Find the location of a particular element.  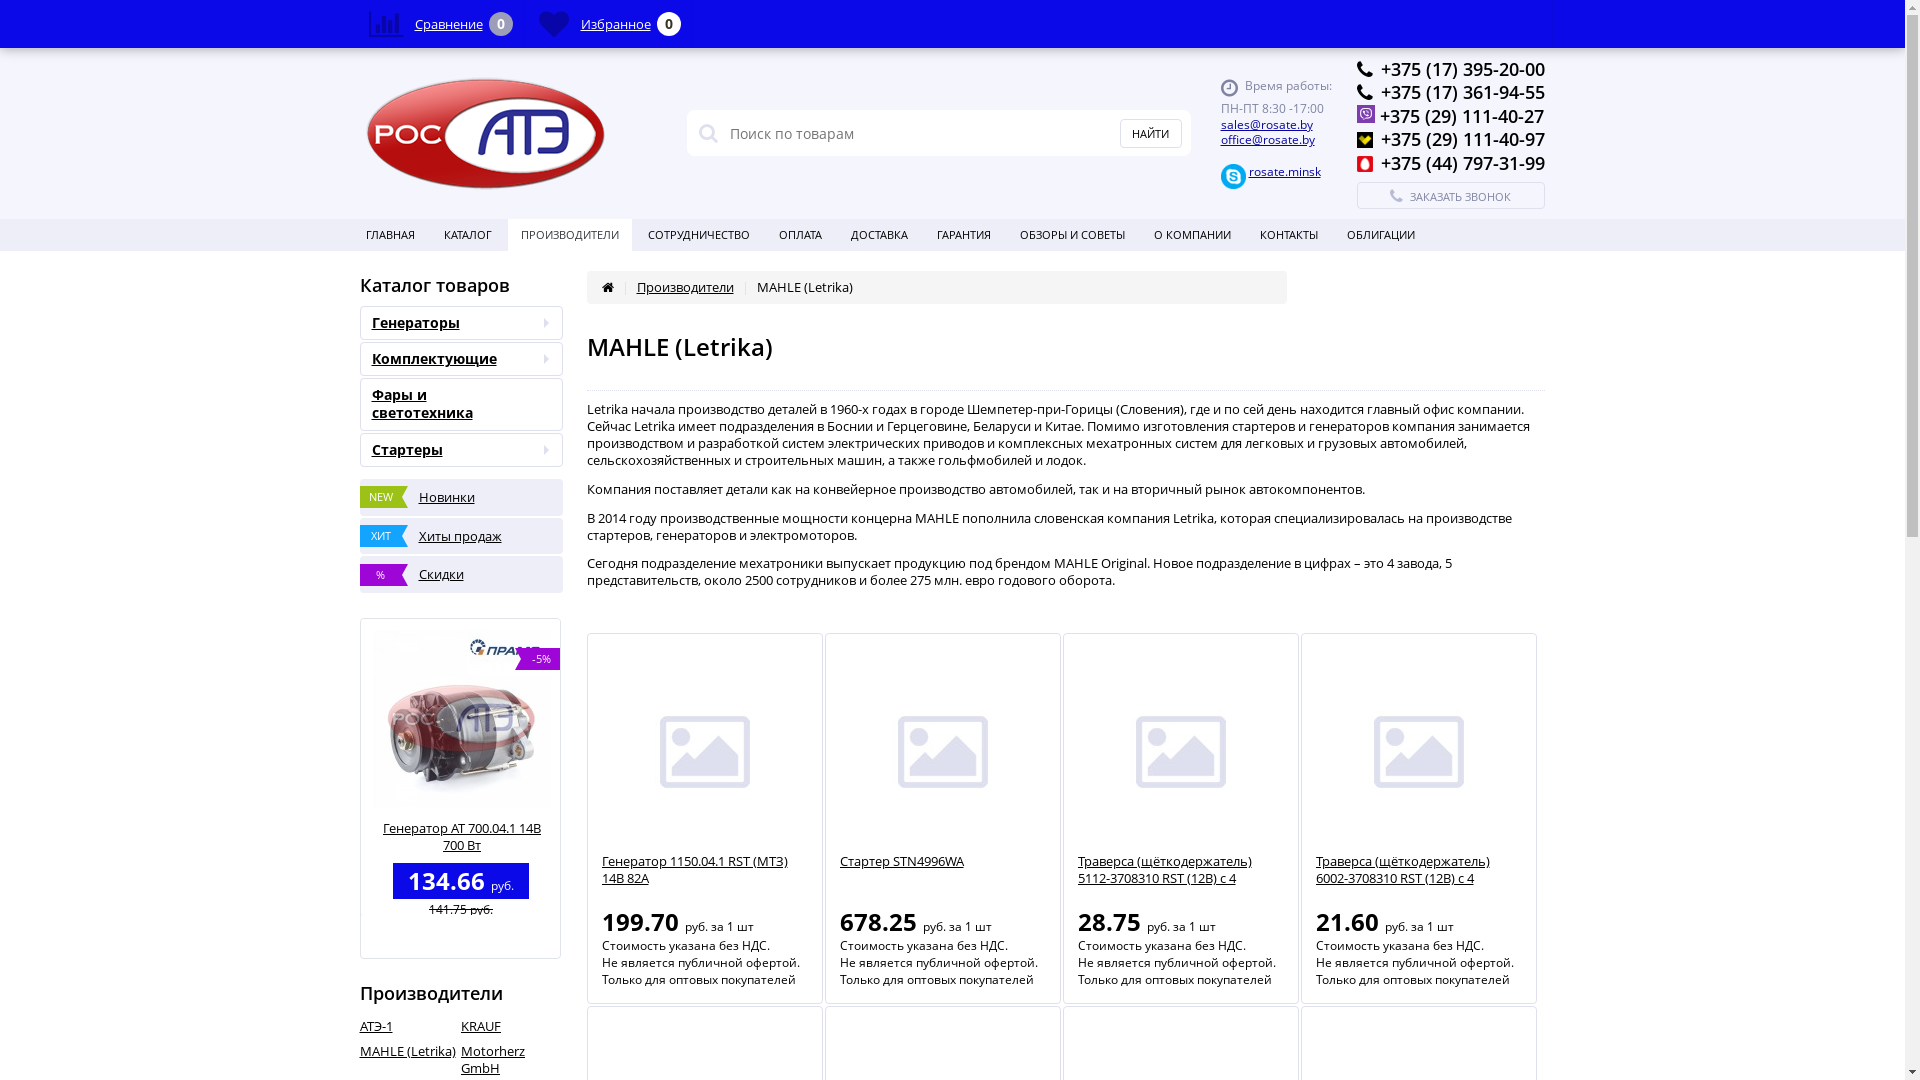

'rosate.minsk' is located at coordinates (1283, 170).